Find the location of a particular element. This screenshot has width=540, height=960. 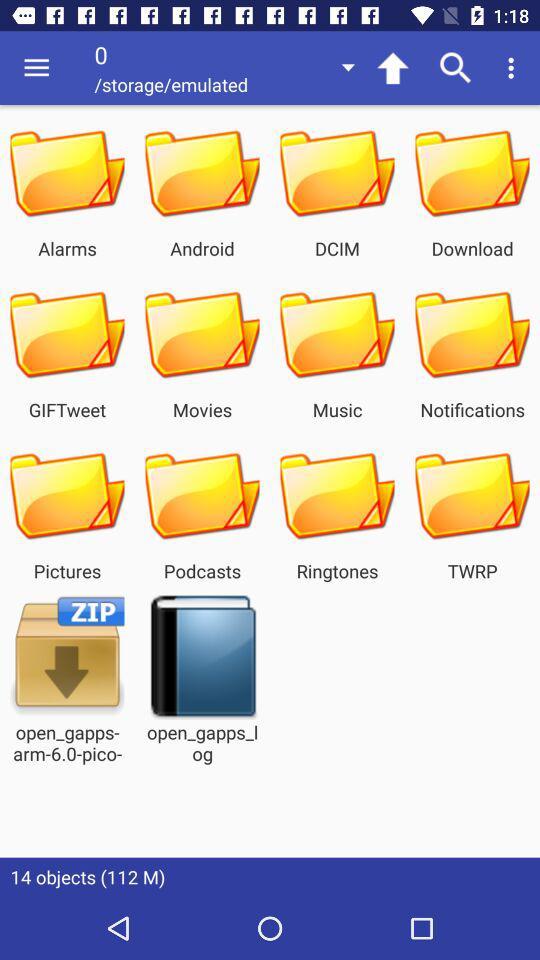

folder icon which is above ringtones is located at coordinates (337, 495).